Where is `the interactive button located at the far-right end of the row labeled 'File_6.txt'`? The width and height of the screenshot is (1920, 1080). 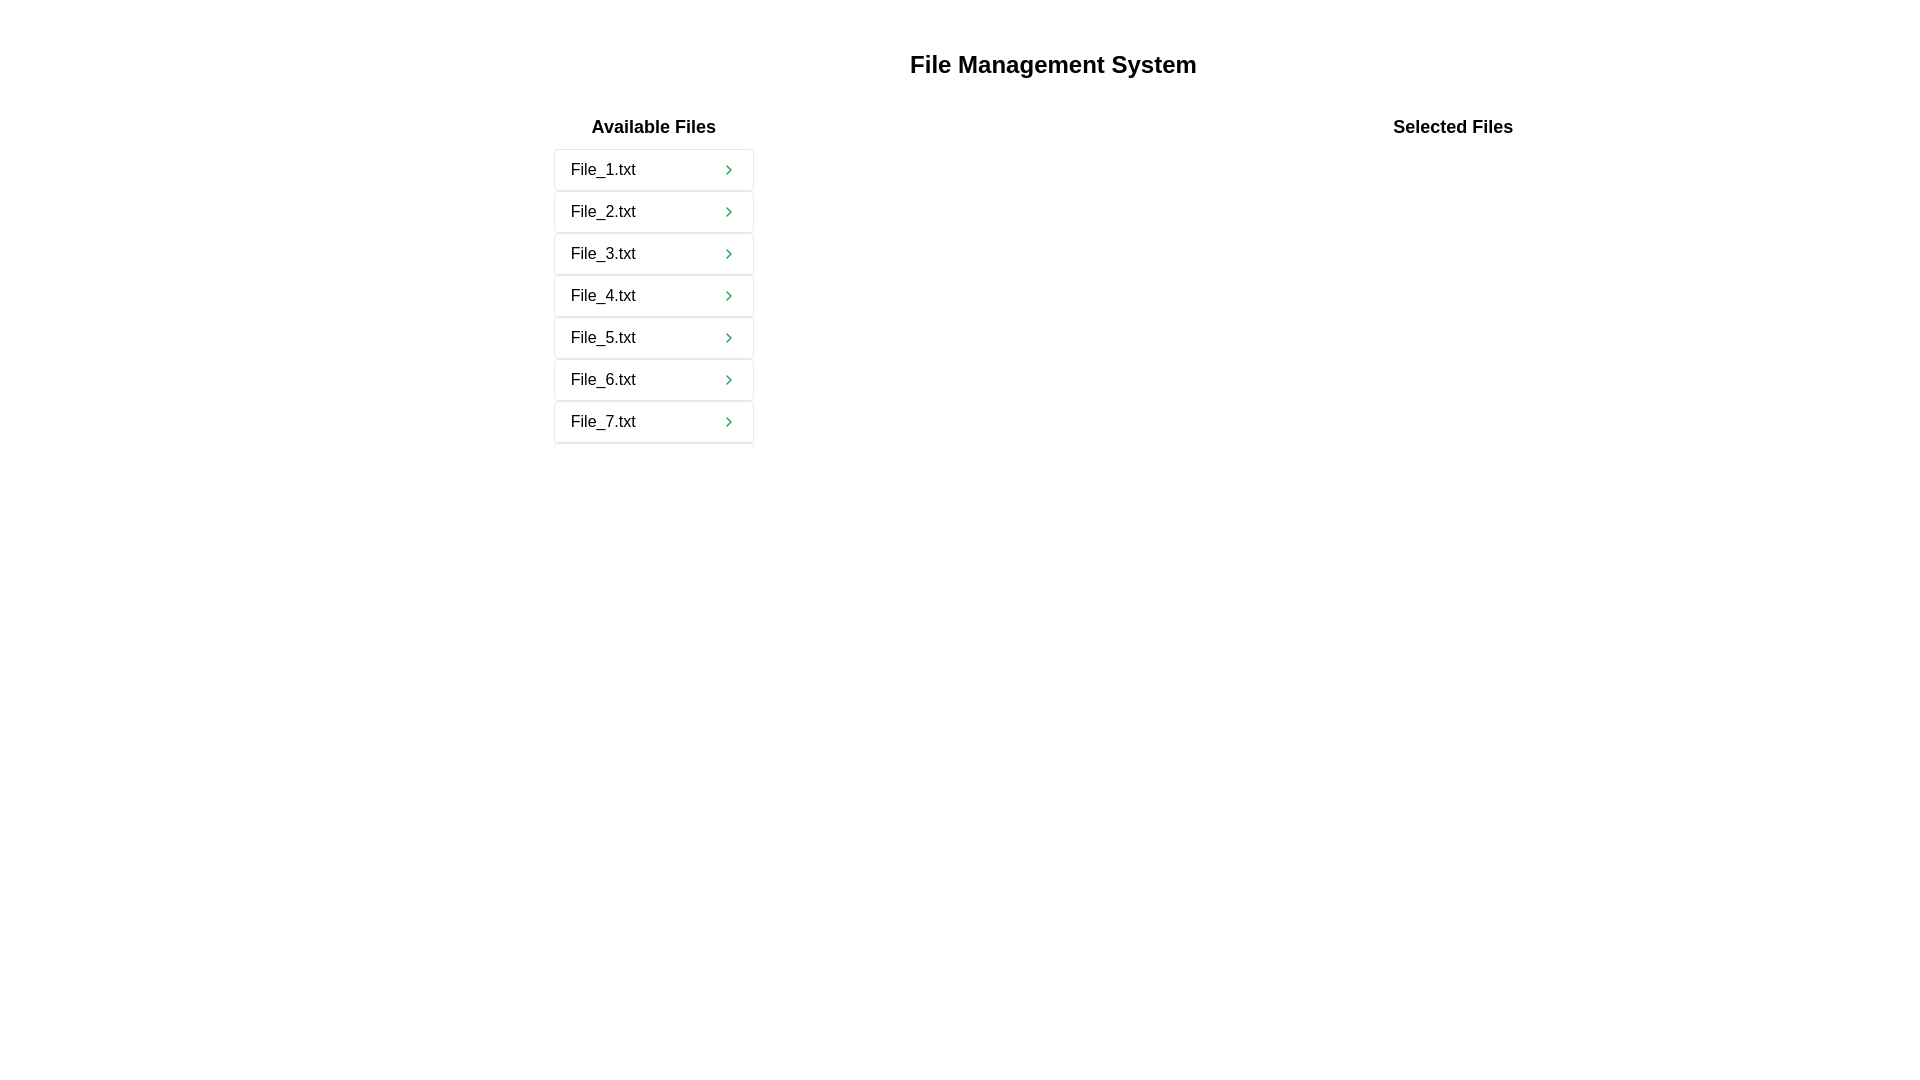 the interactive button located at the far-right end of the row labeled 'File_6.txt' is located at coordinates (727, 380).